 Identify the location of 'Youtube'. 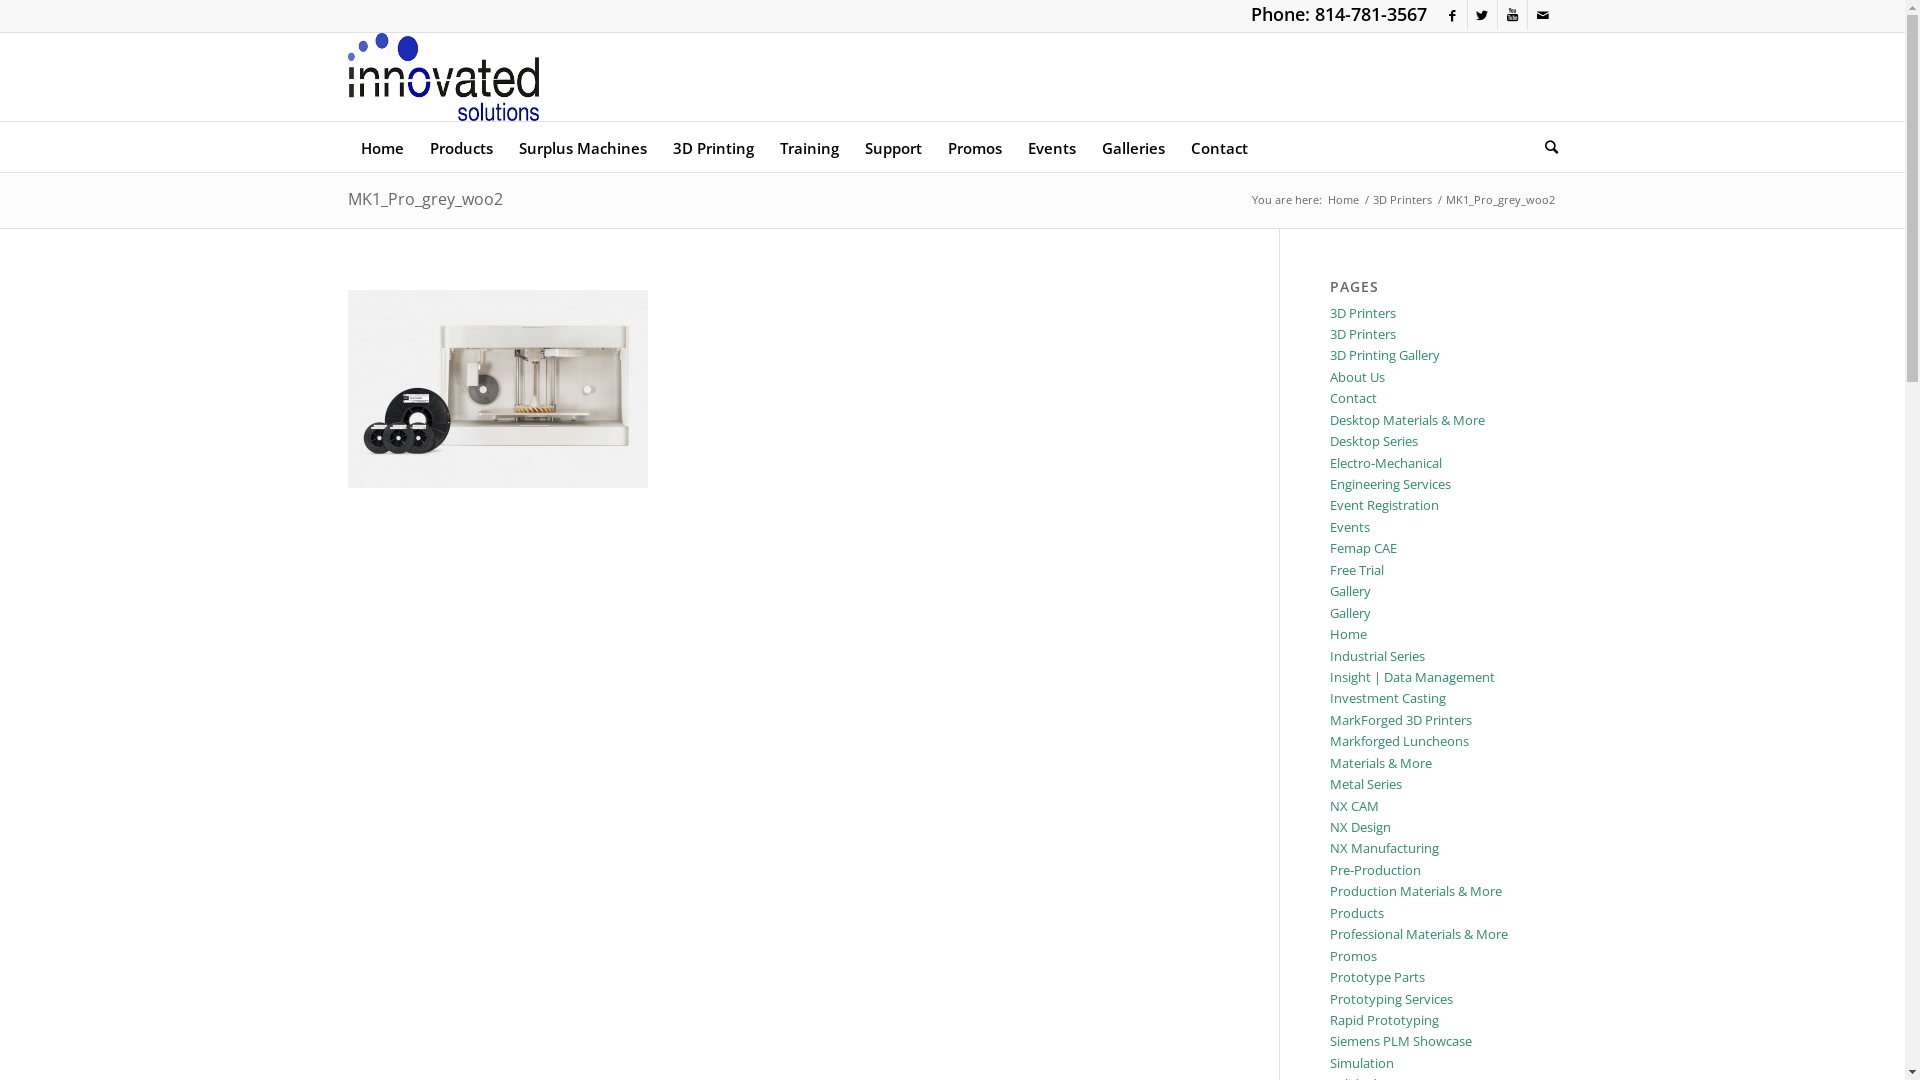
(1512, 15).